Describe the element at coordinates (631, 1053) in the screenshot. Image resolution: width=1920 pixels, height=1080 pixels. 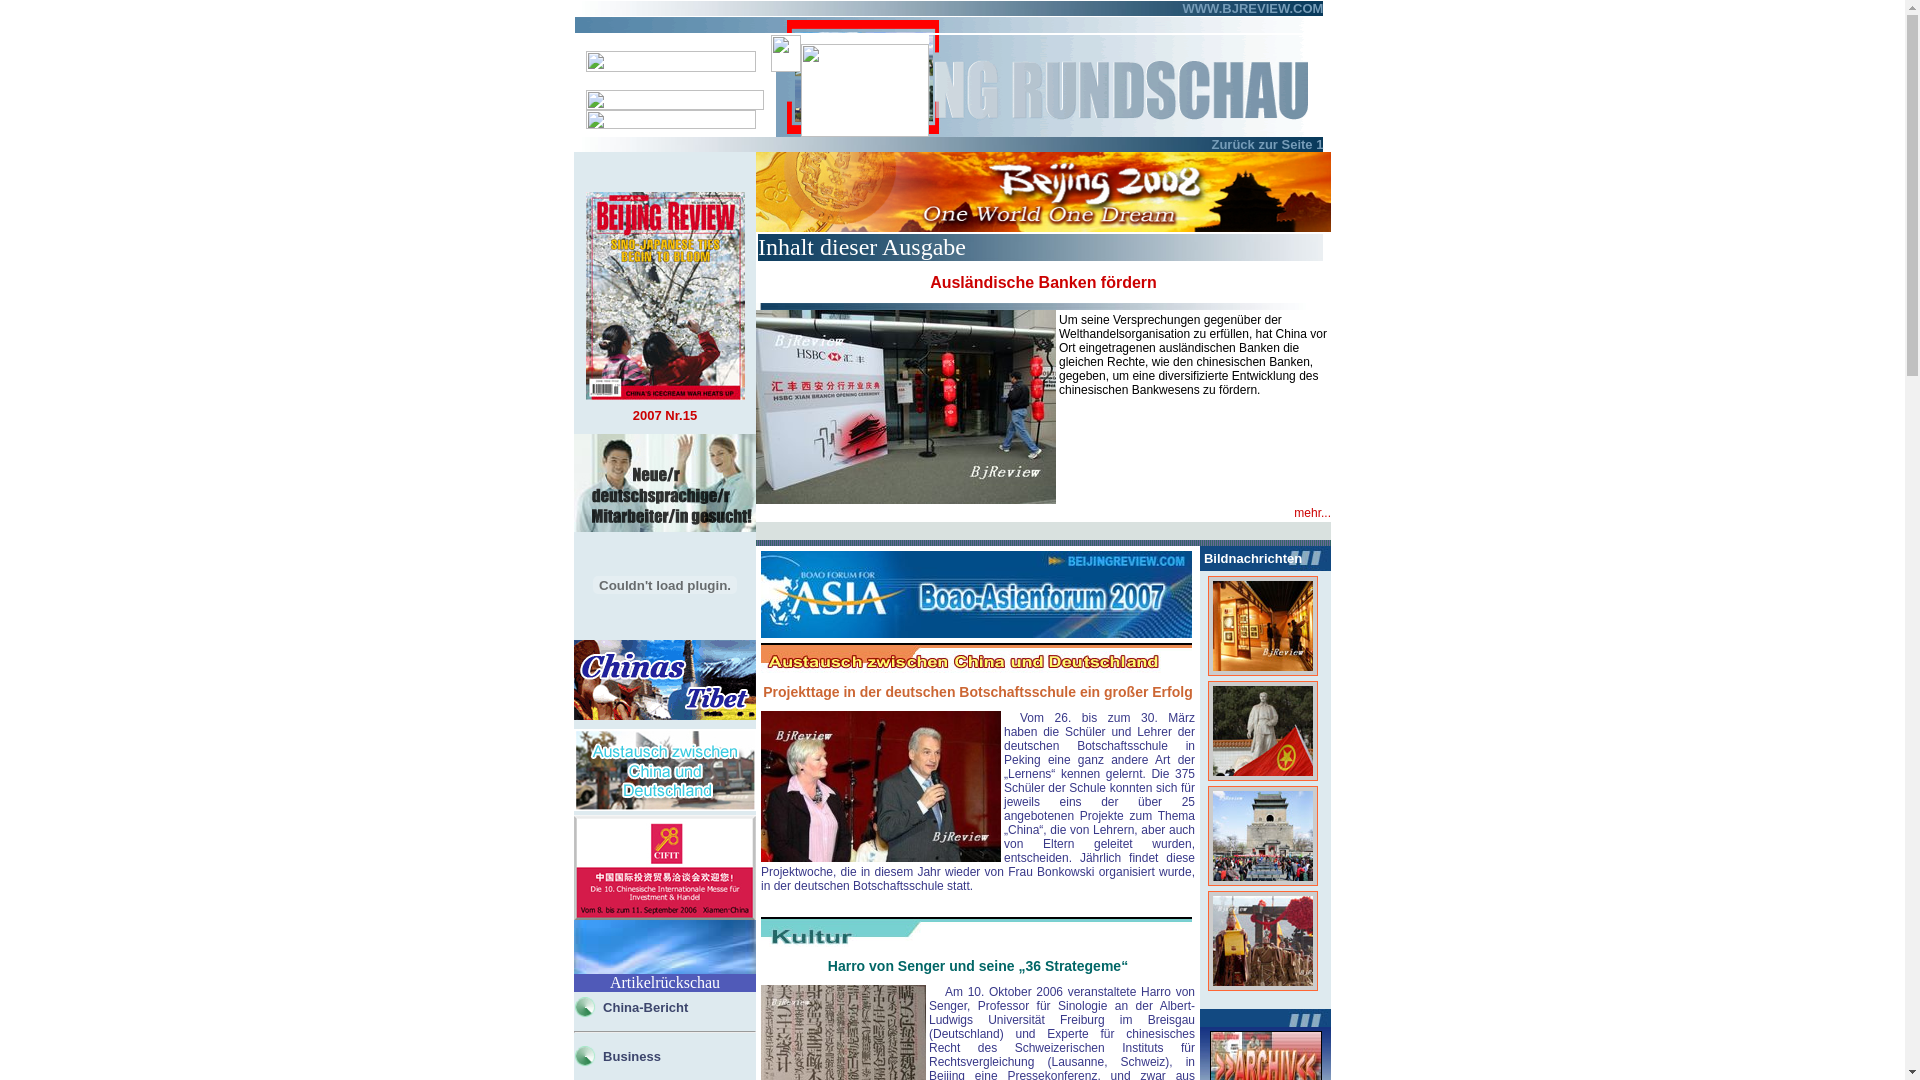
I see `'Business'` at that location.